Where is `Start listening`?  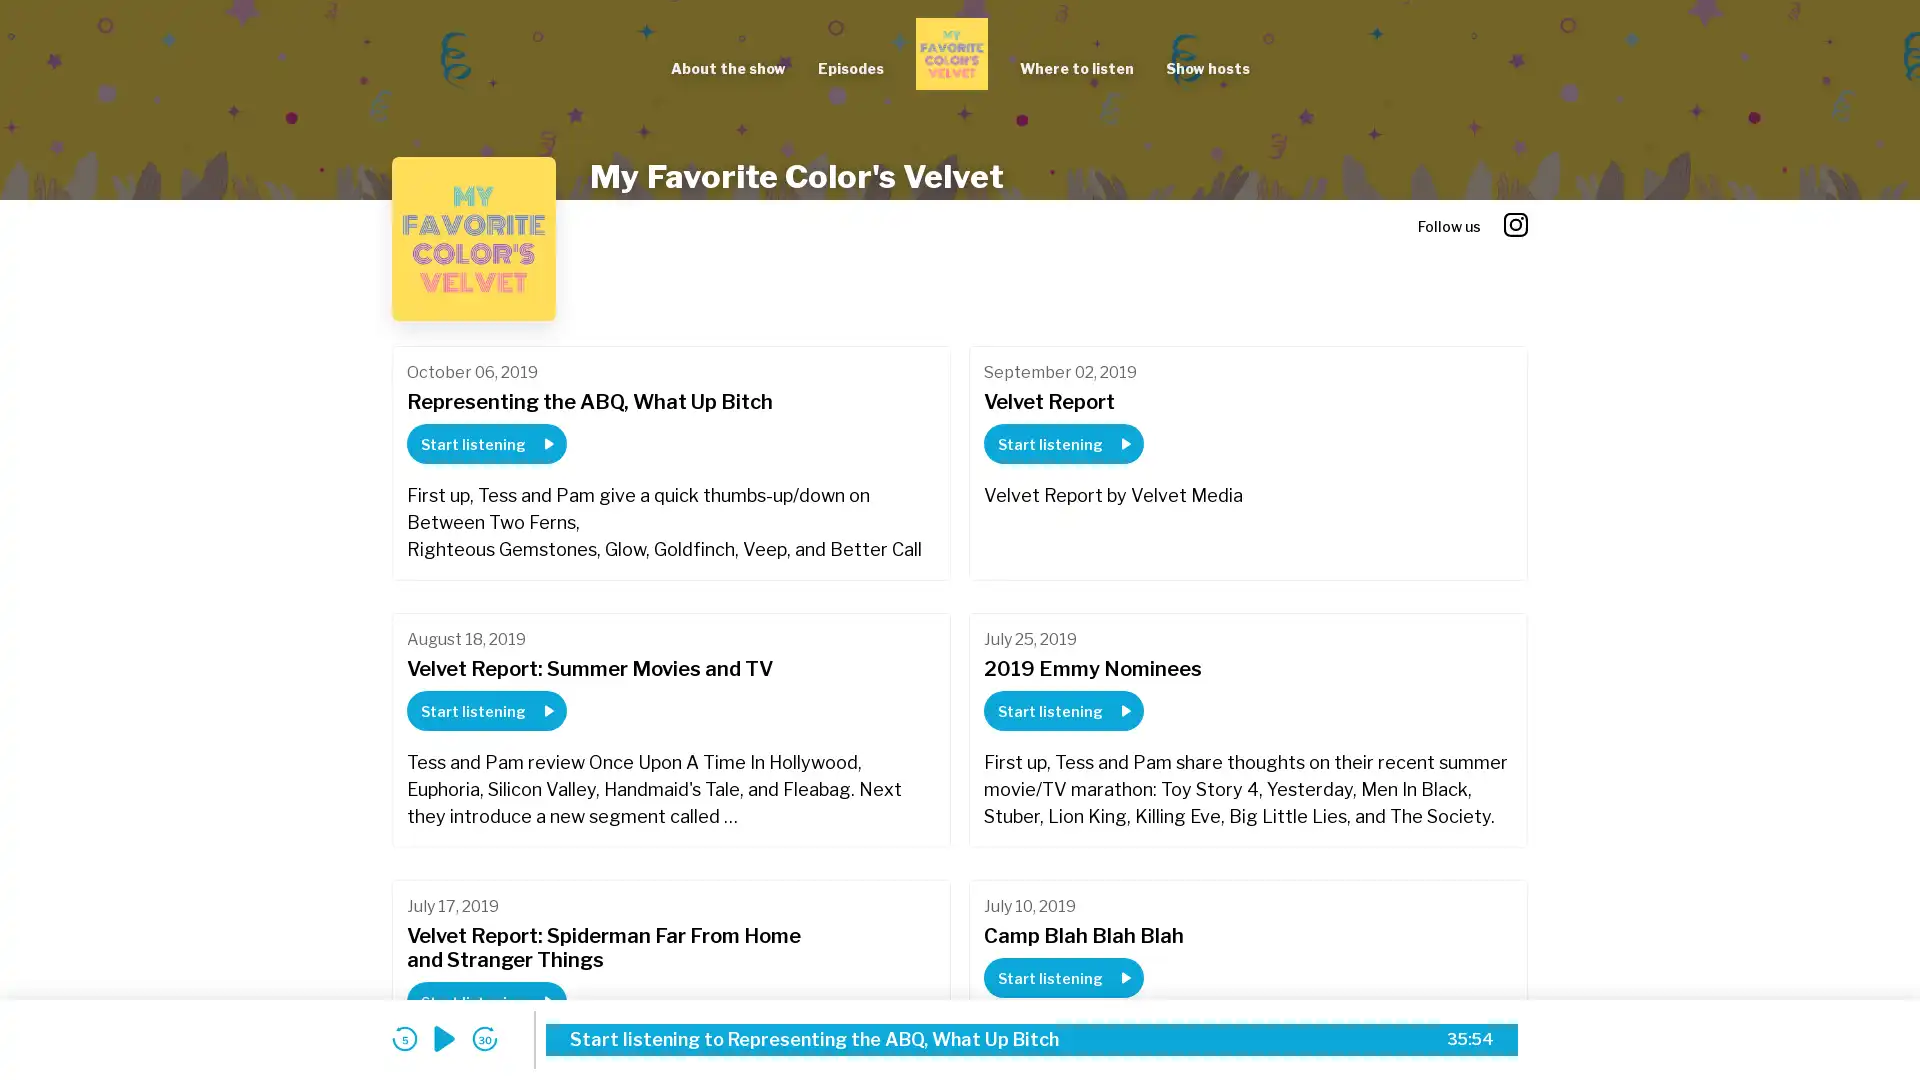 Start listening is located at coordinates (485, 709).